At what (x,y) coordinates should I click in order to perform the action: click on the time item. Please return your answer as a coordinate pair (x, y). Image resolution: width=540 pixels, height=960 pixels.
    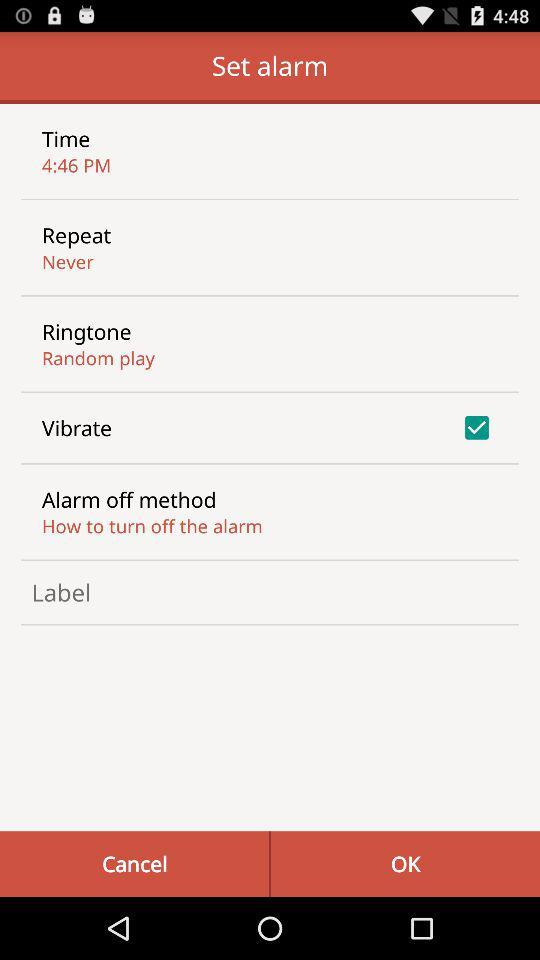
    Looking at the image, I should click on (66, 137).